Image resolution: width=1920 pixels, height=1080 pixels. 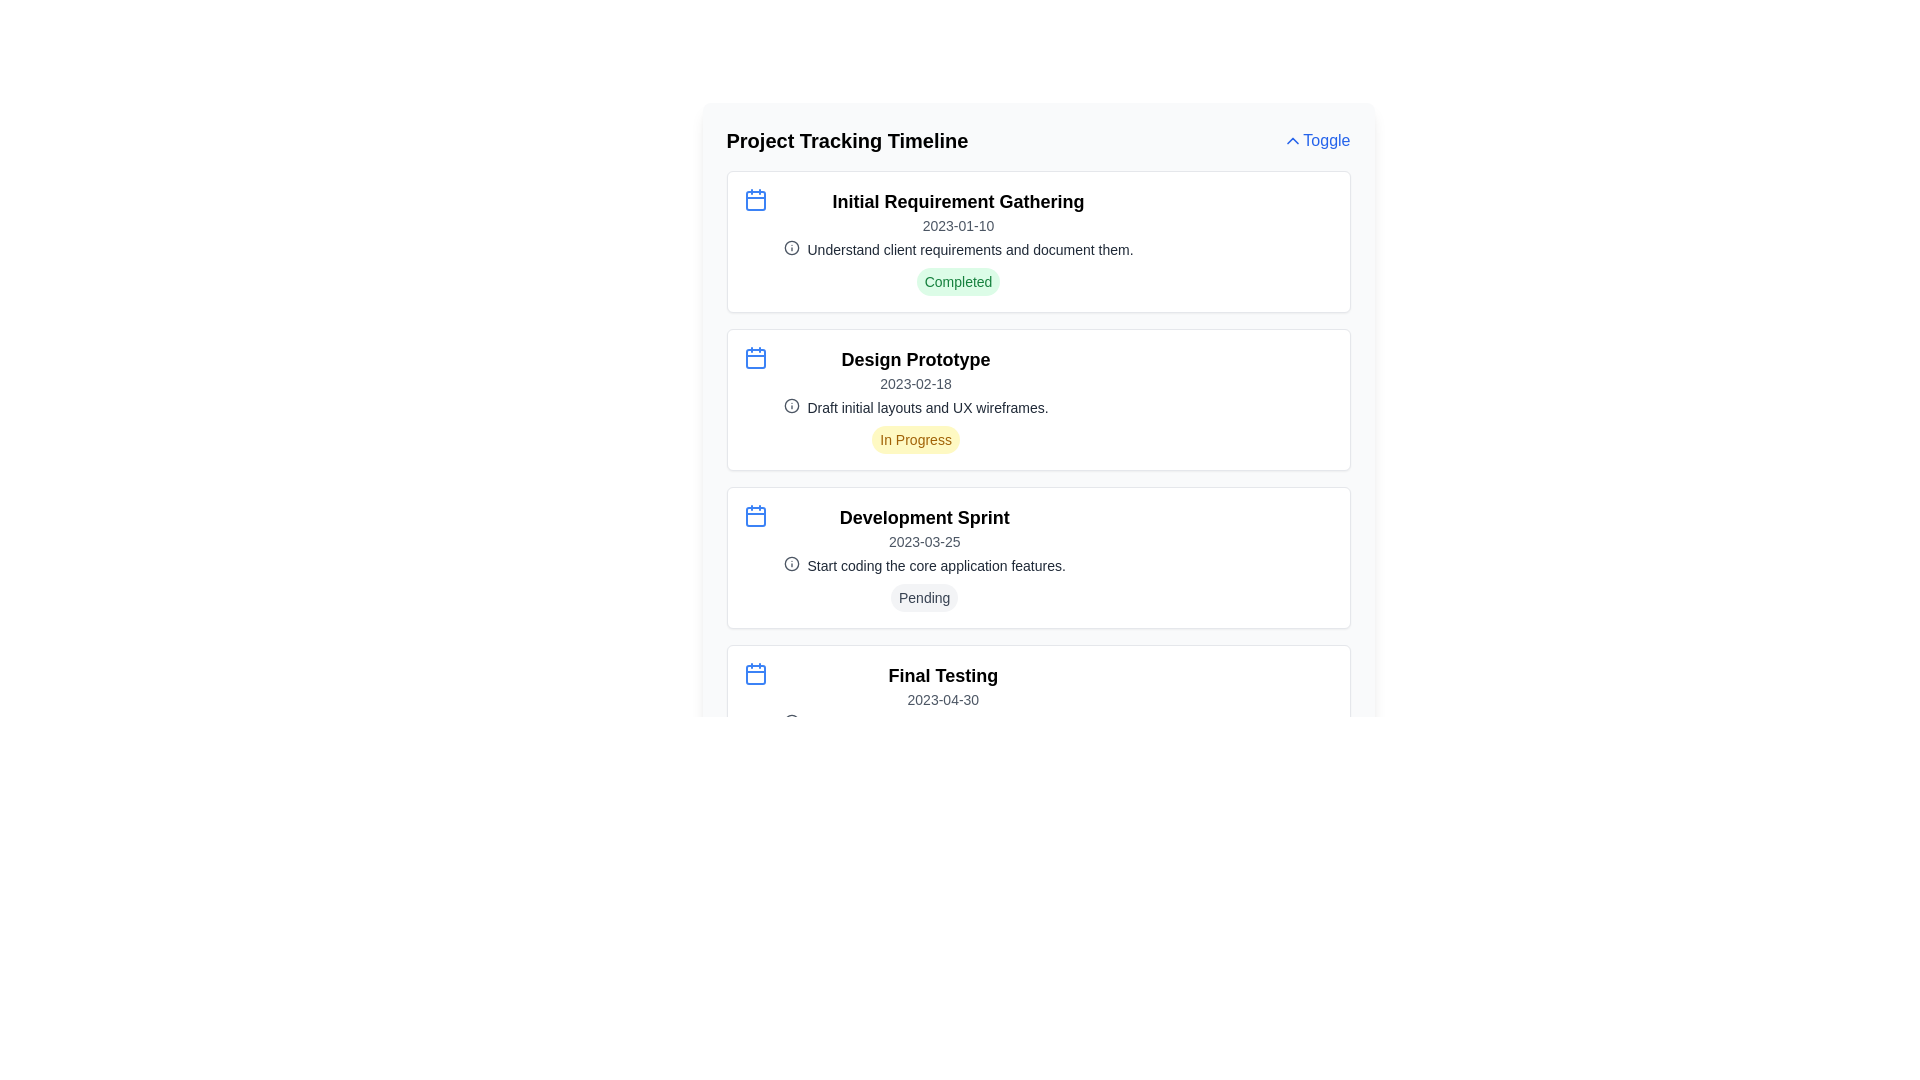 I want to click on the upward-facing chevron arrow icon located at the top-right corner of the 'Project Tracking Timeline' interface, directly to the left of the 'Toggle' text, for keyboard interaction, so click(x=1293, y=140).